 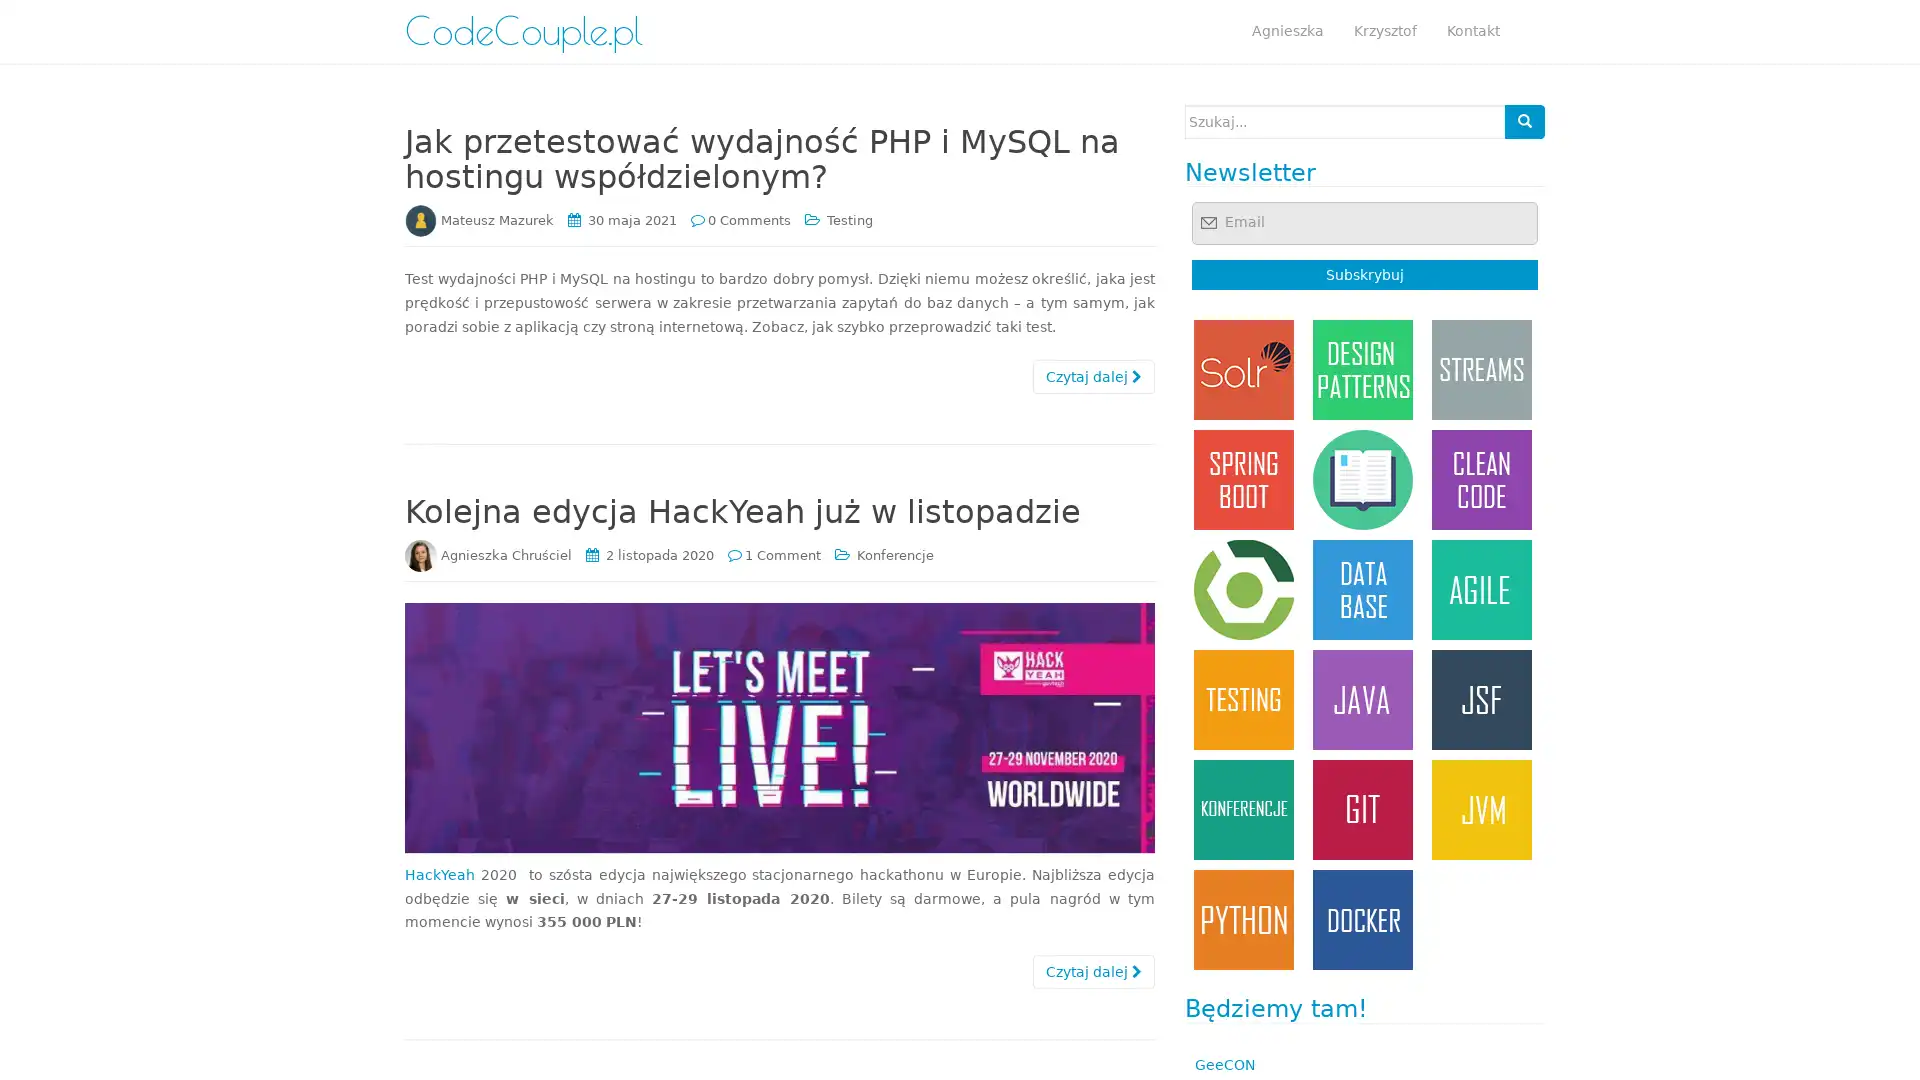 I want to click on Subskrybuj, so click(x=1363, y=274).